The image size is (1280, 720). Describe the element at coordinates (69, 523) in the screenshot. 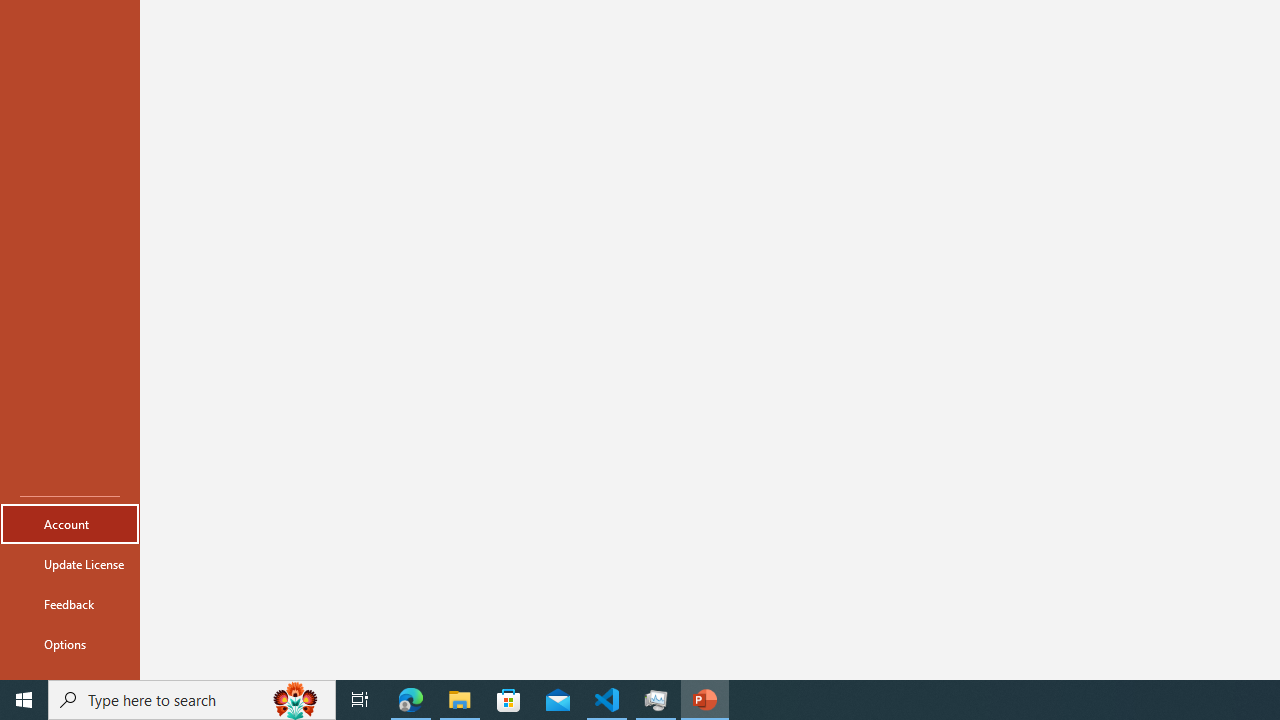

I see `'Account'` at that location.